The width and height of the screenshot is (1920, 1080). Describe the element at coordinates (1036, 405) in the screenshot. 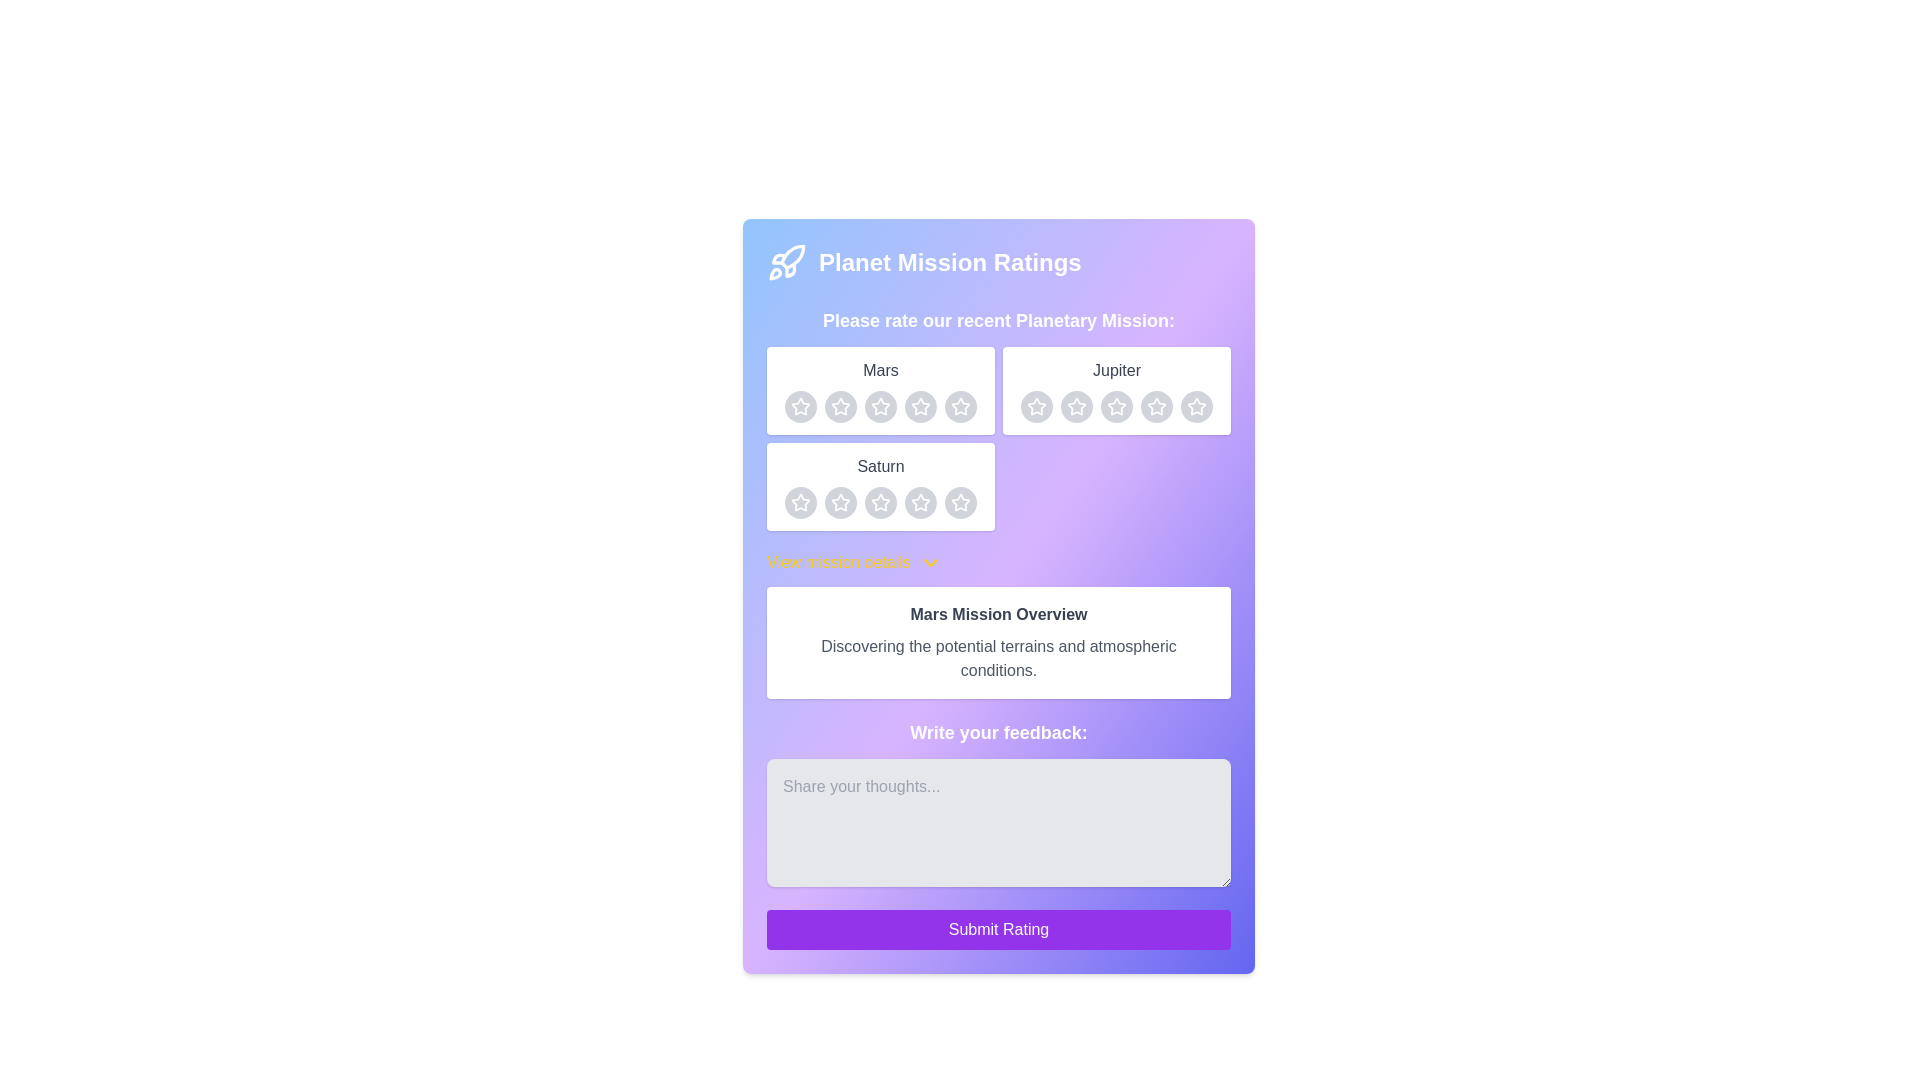

I see `the fourth star-shaped rating icon in the rating system under the 'Jupiter' header` at that location.